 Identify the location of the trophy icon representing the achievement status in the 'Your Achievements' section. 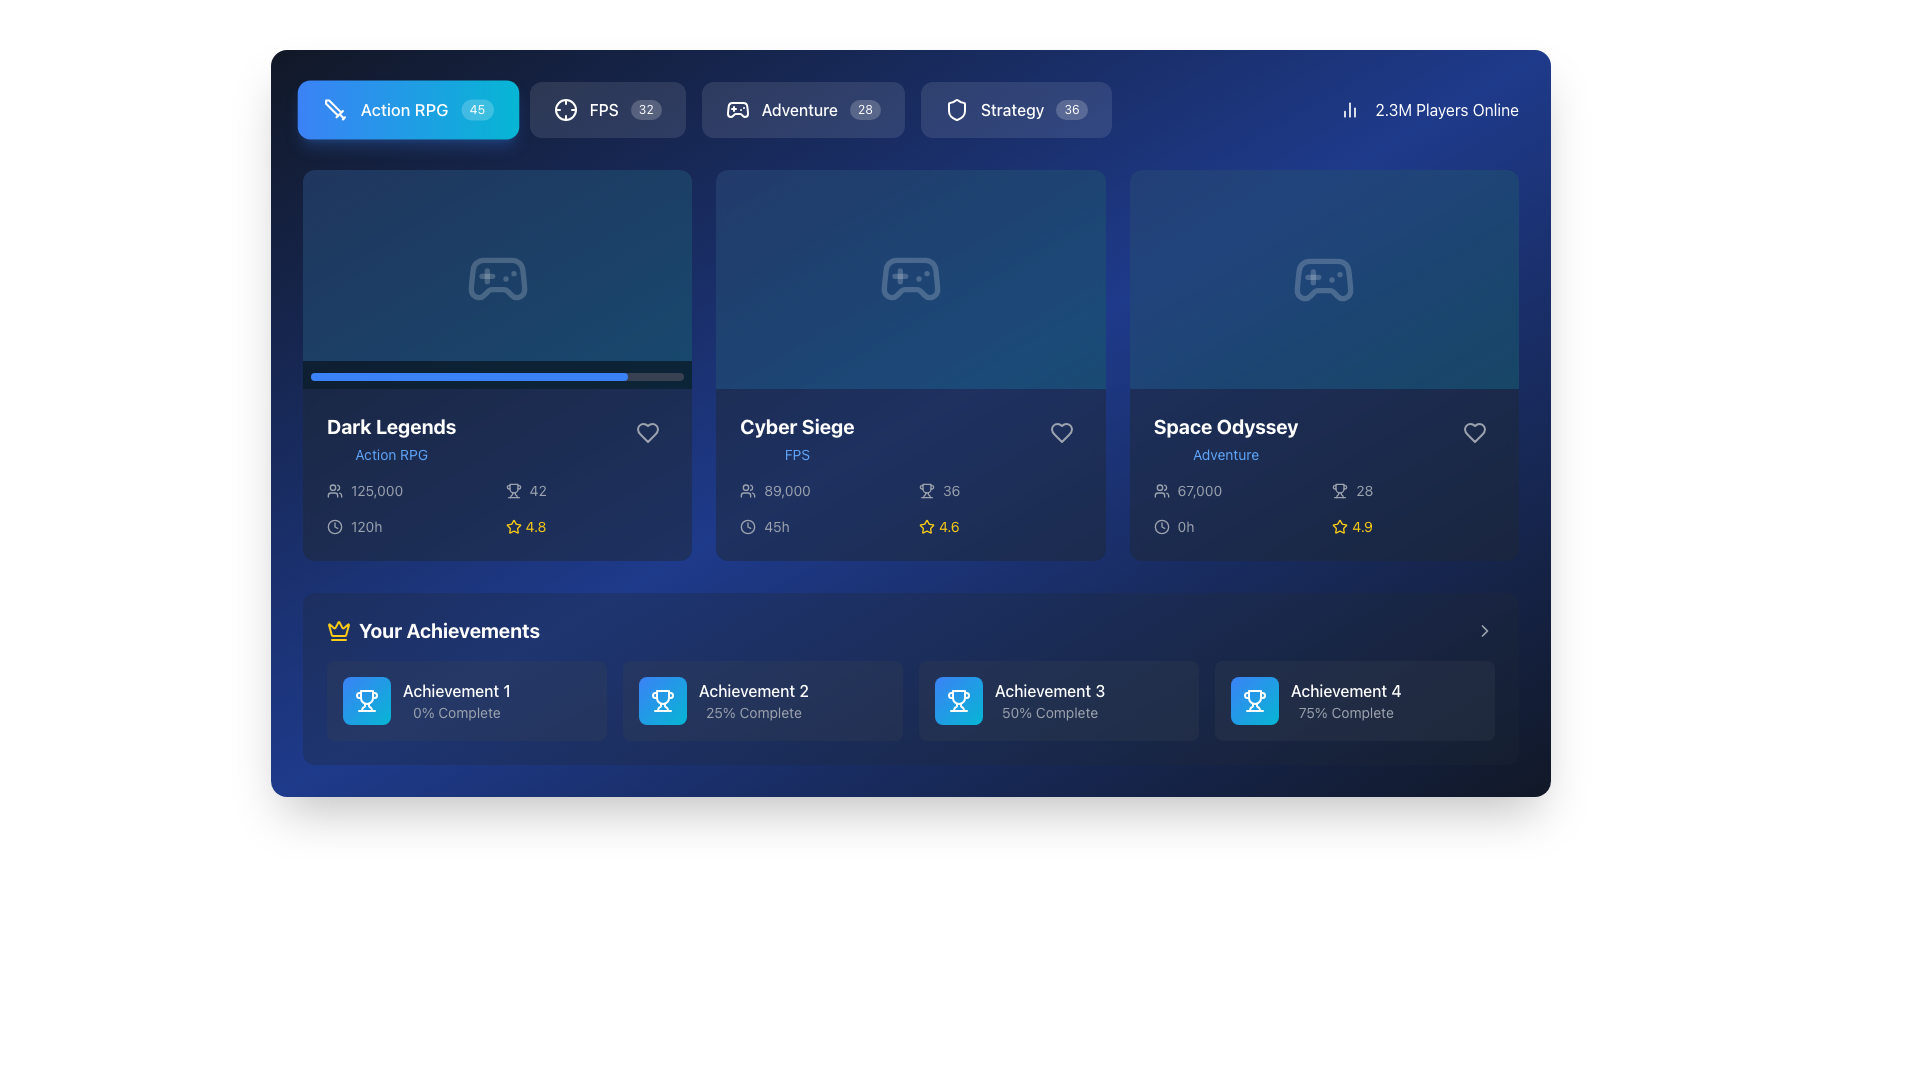
(958, 700).